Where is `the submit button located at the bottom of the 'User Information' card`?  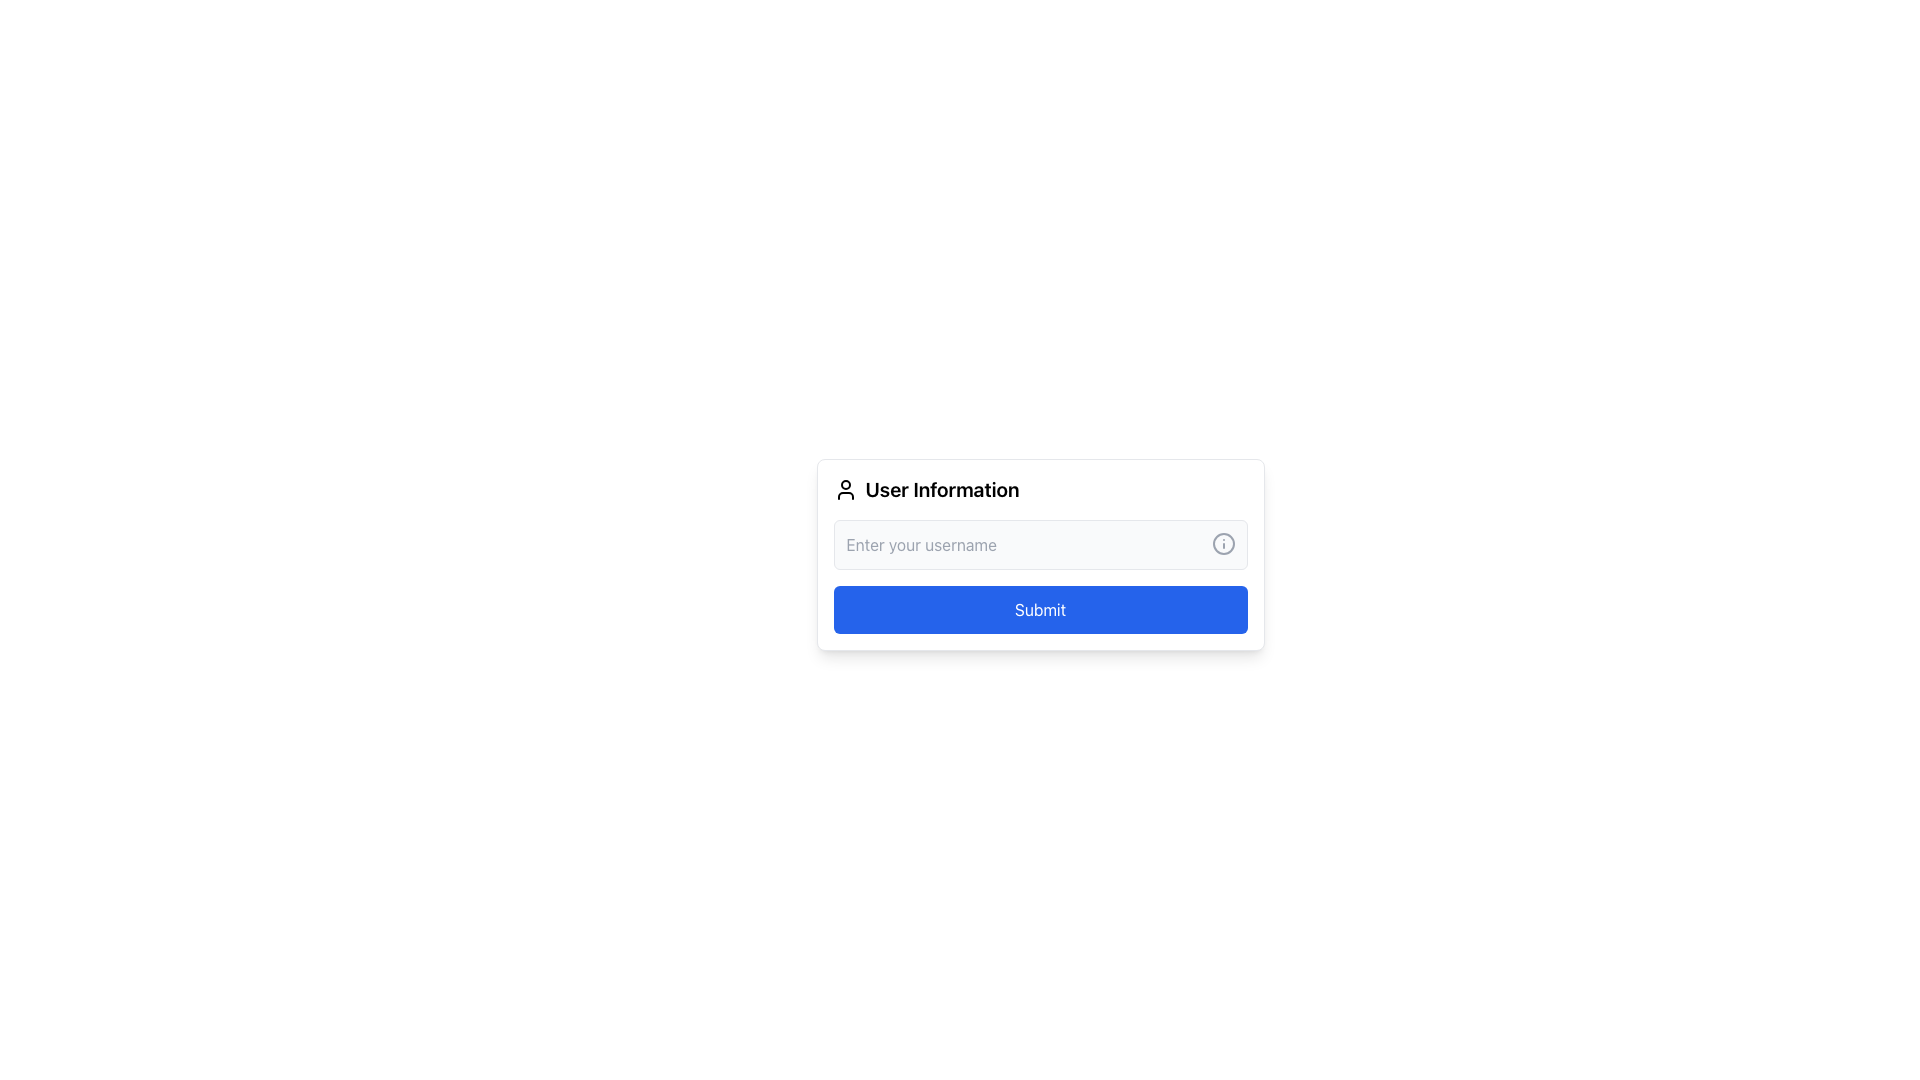
the submit button located at the bottom of the 'User Information' card is located at coordinates (1040, 577).